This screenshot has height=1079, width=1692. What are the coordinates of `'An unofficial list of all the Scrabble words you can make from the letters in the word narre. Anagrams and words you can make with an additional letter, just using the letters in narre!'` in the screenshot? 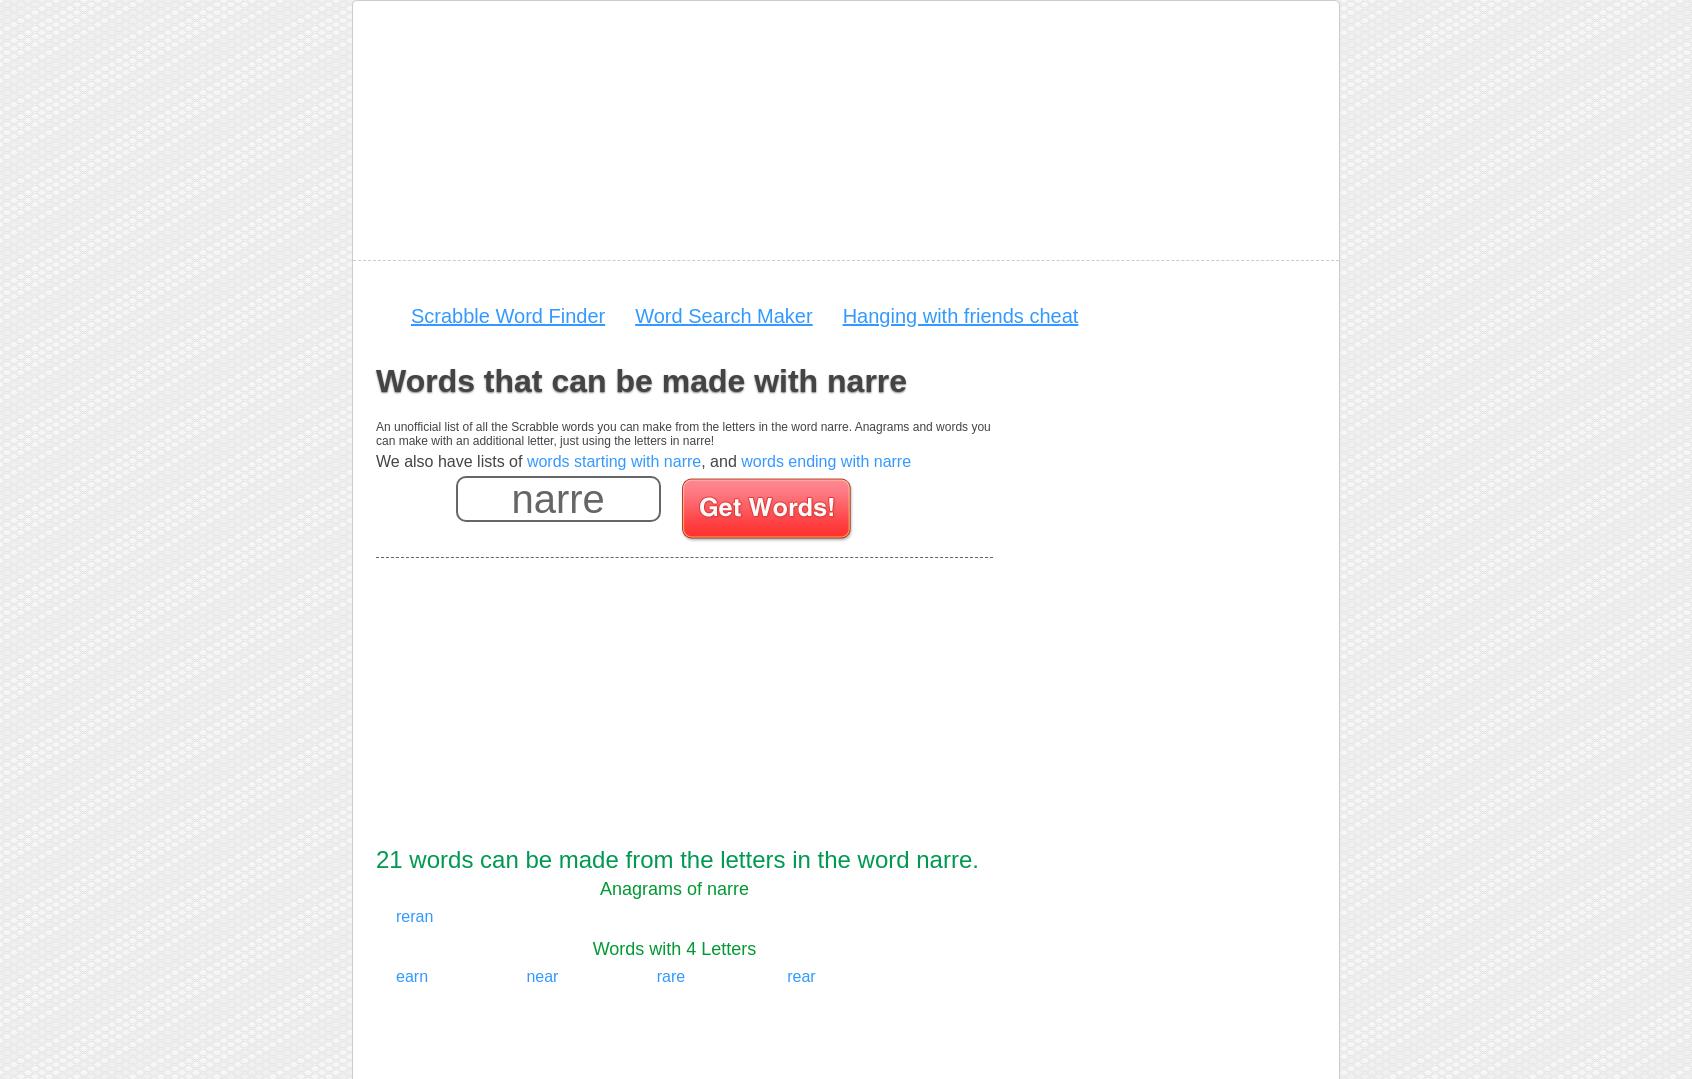 It's located at (683, 433).